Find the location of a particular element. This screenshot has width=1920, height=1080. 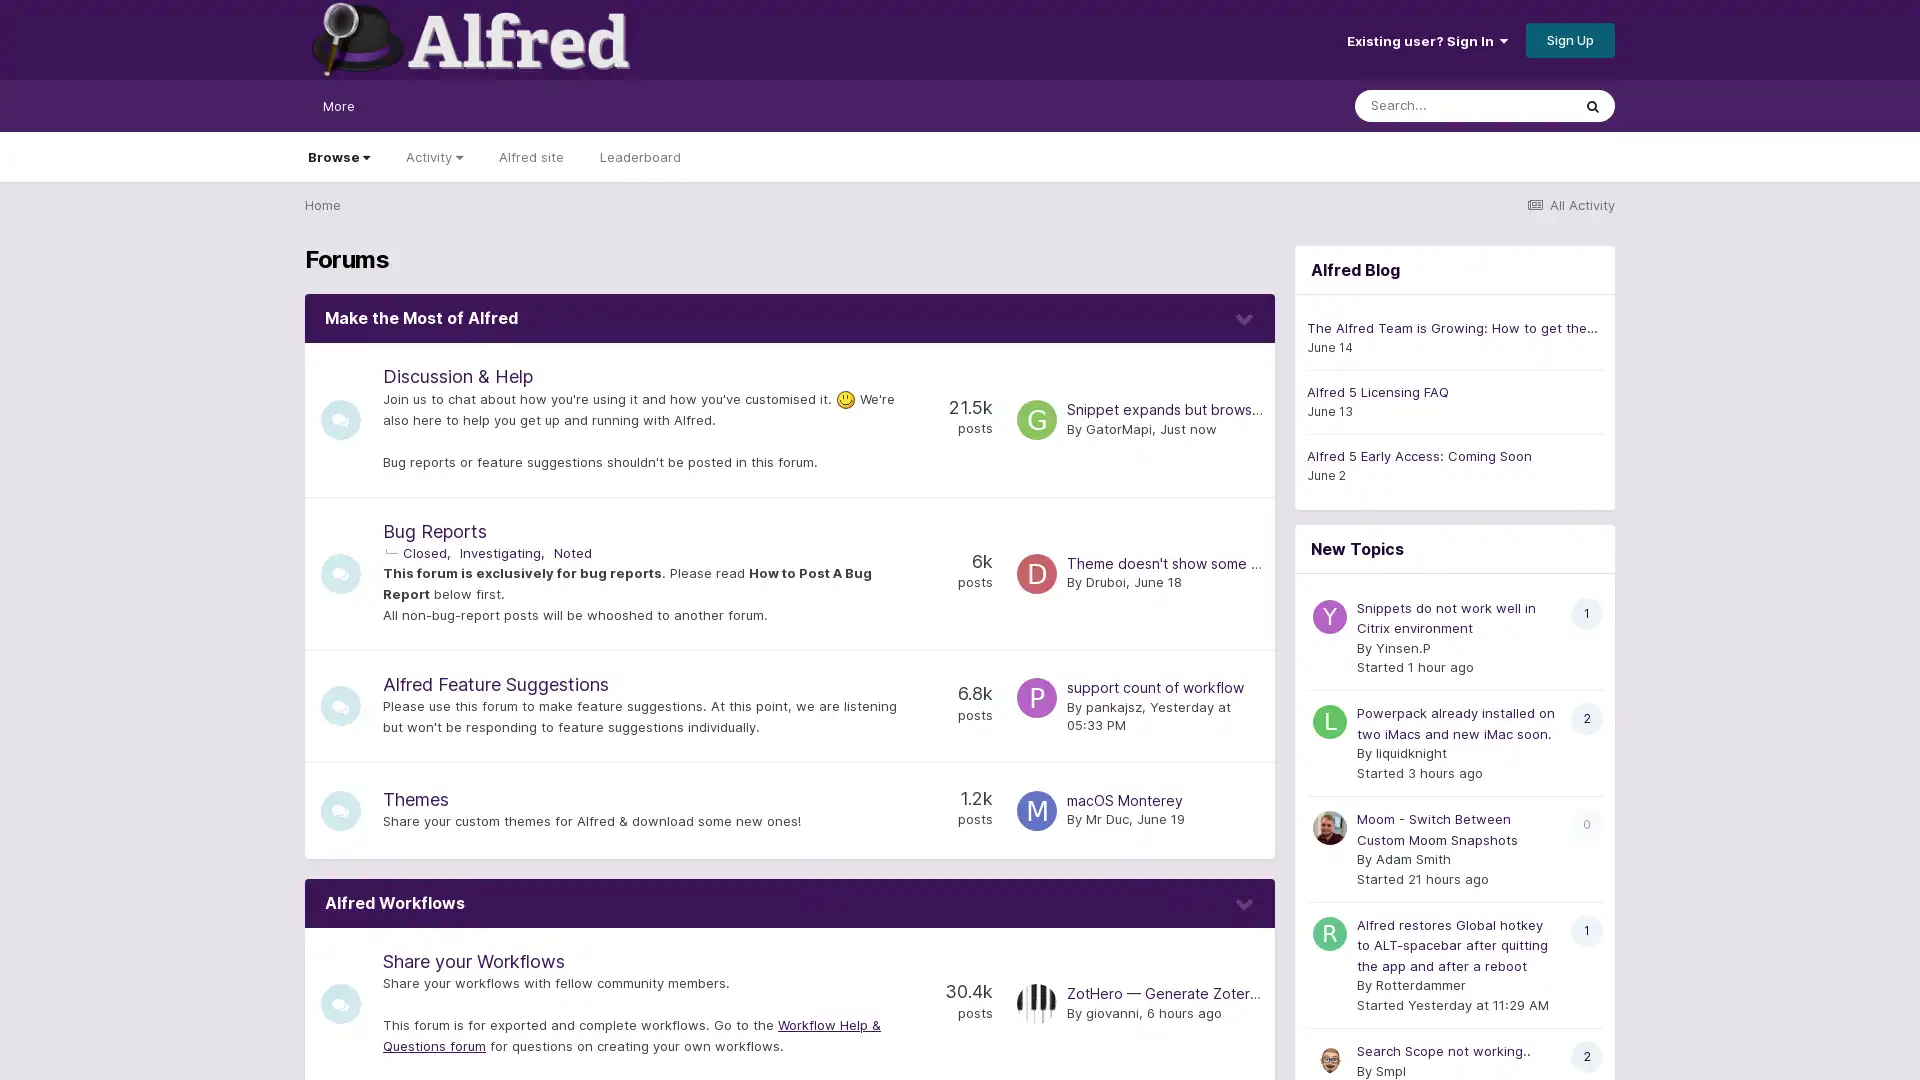

Search is located at coordinates (1592, 105).